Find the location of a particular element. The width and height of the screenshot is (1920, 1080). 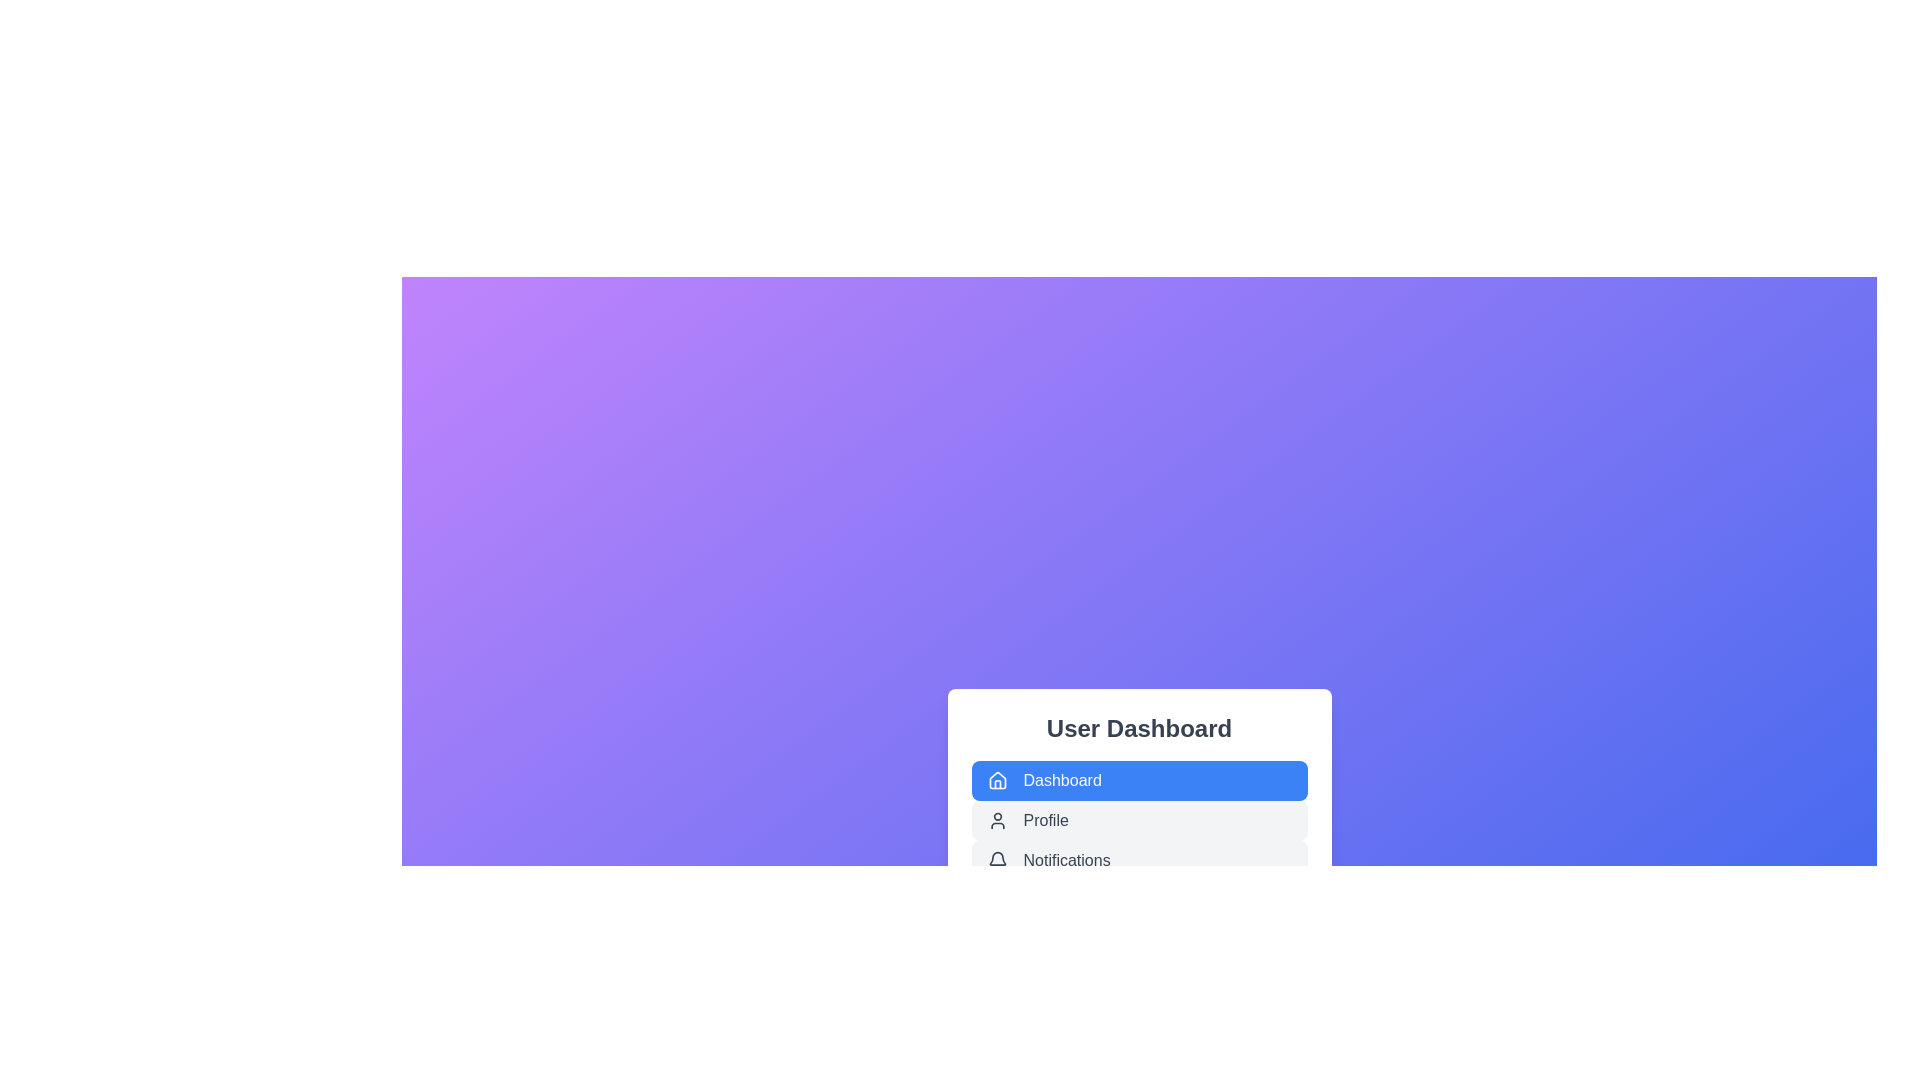

the 'Profile' menu item icon, which visually indicates the function of the menu item located to the left of the label text 'Profile' is located at coordinates (997, 821).